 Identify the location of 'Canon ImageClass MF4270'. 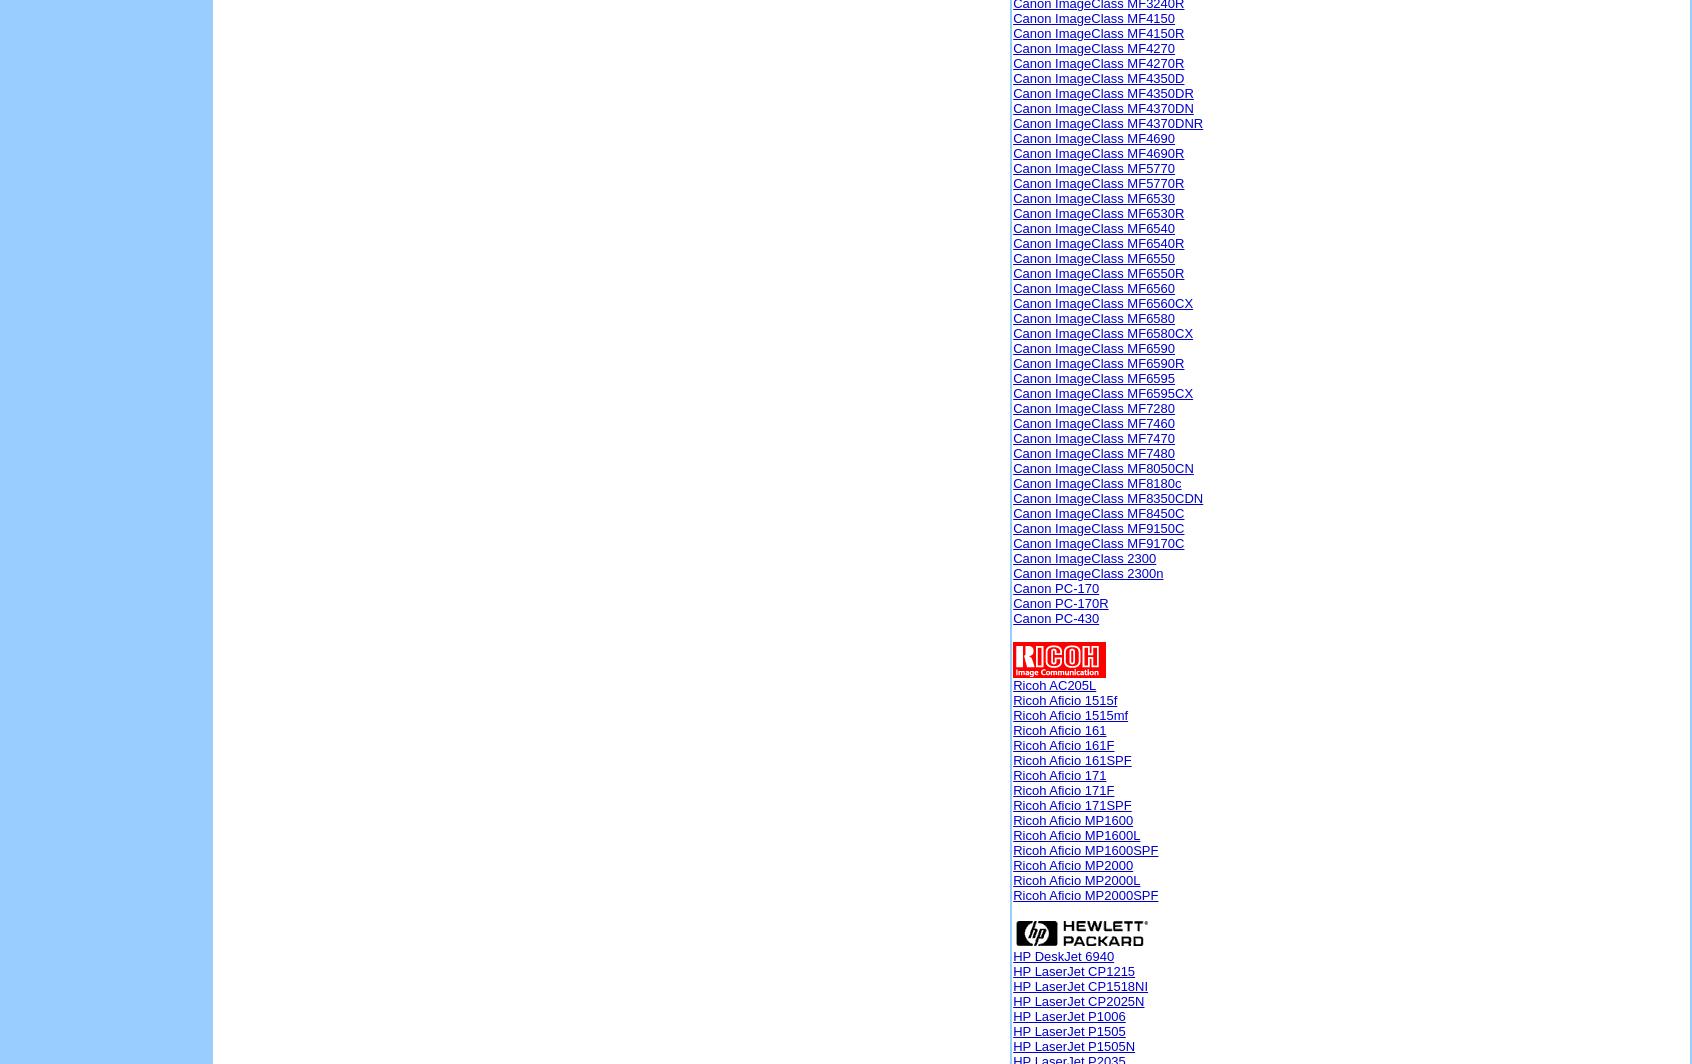
(1094, 48).